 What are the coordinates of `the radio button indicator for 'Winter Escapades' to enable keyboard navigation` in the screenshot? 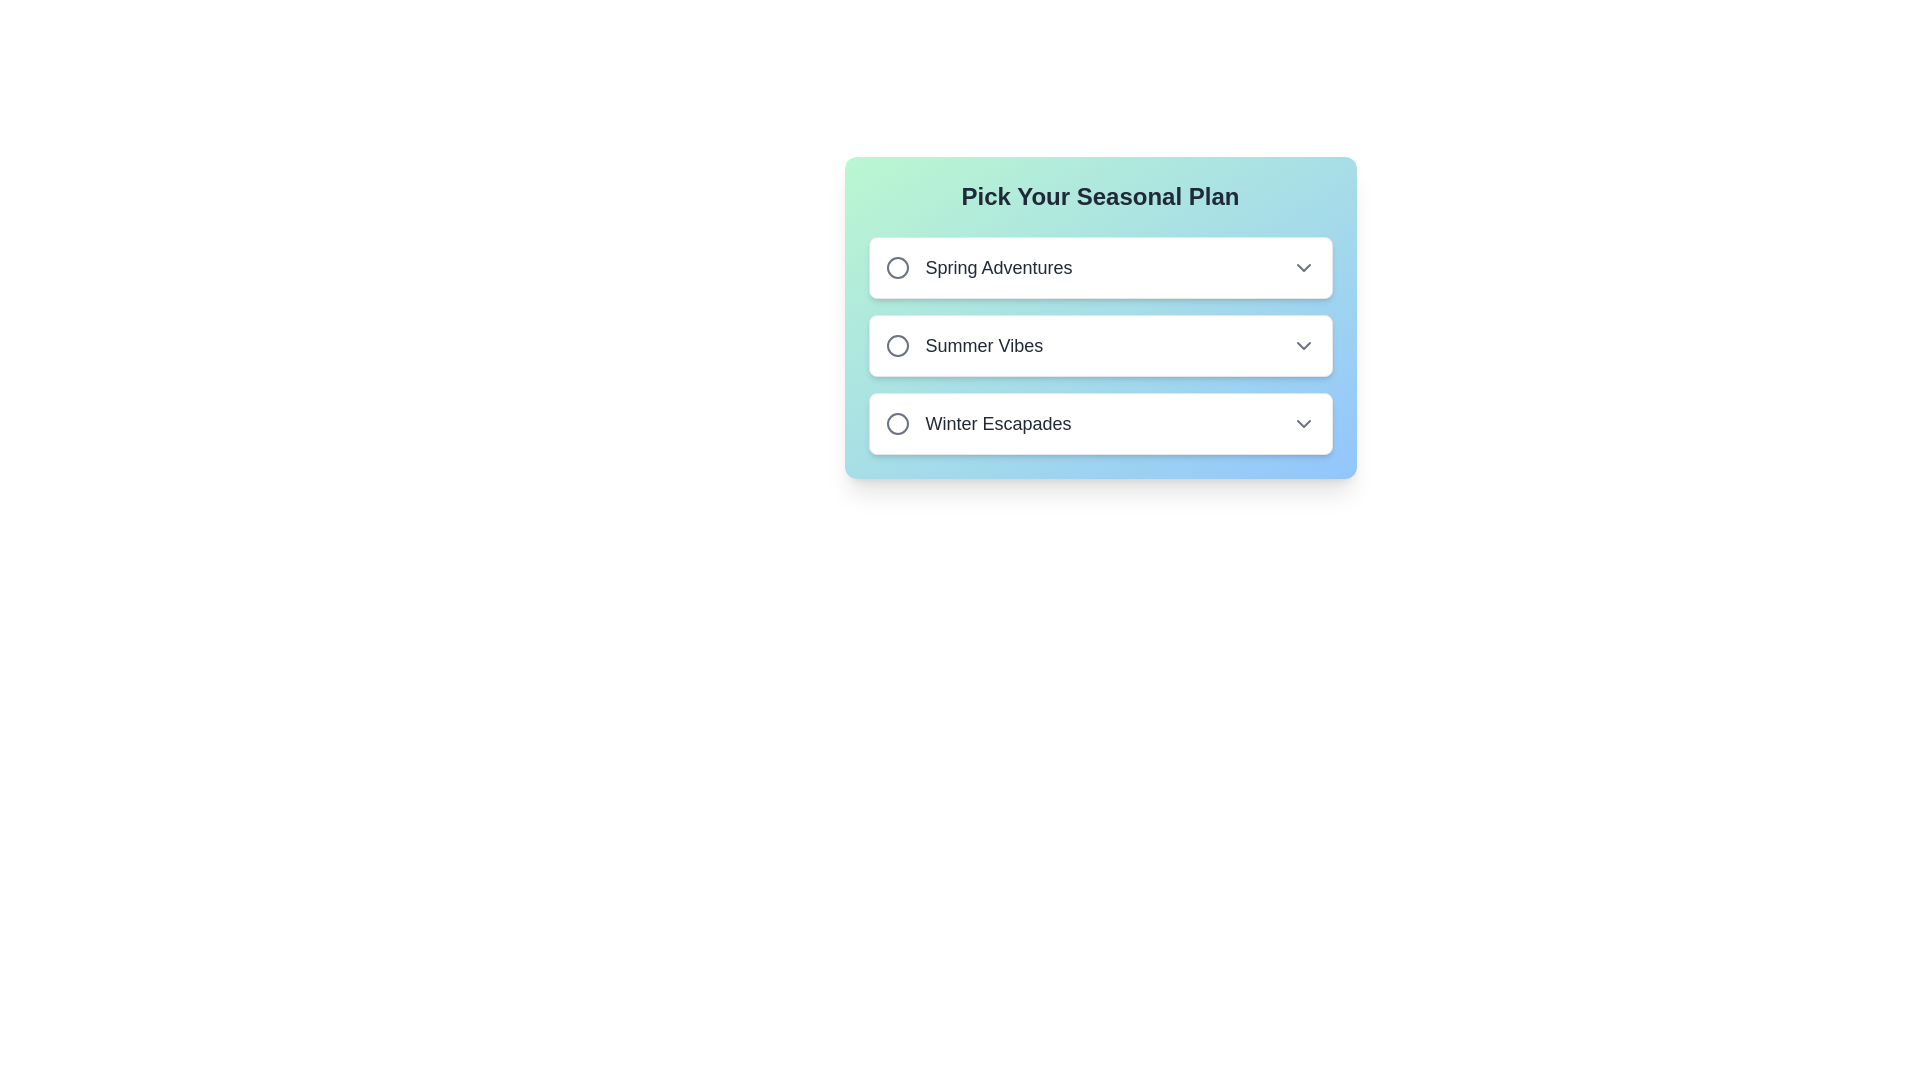 It's located at (896, 423).